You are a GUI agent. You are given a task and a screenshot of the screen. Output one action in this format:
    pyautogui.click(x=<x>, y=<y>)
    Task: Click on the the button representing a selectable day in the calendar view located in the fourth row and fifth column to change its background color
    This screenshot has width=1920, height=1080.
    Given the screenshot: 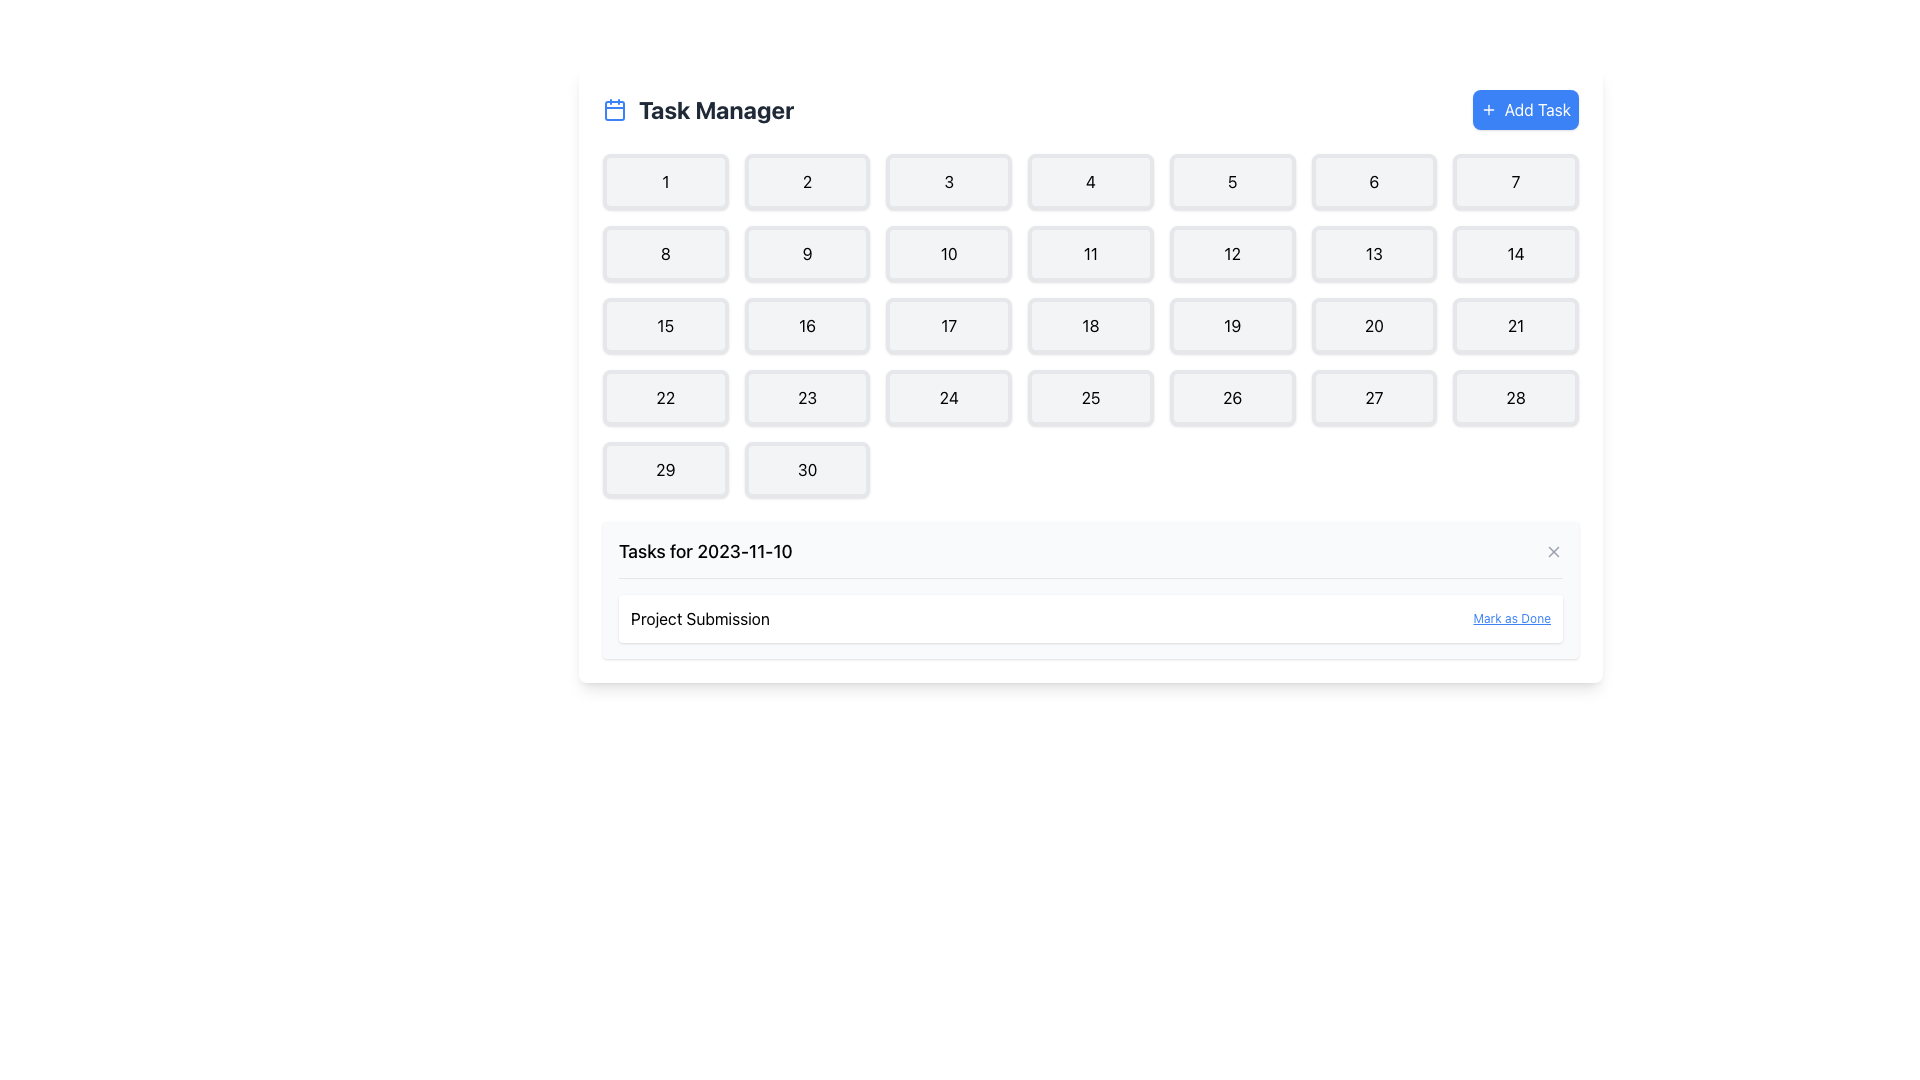 What is the action you would take?
    pyautogui.click(x=1231, y=397)
    